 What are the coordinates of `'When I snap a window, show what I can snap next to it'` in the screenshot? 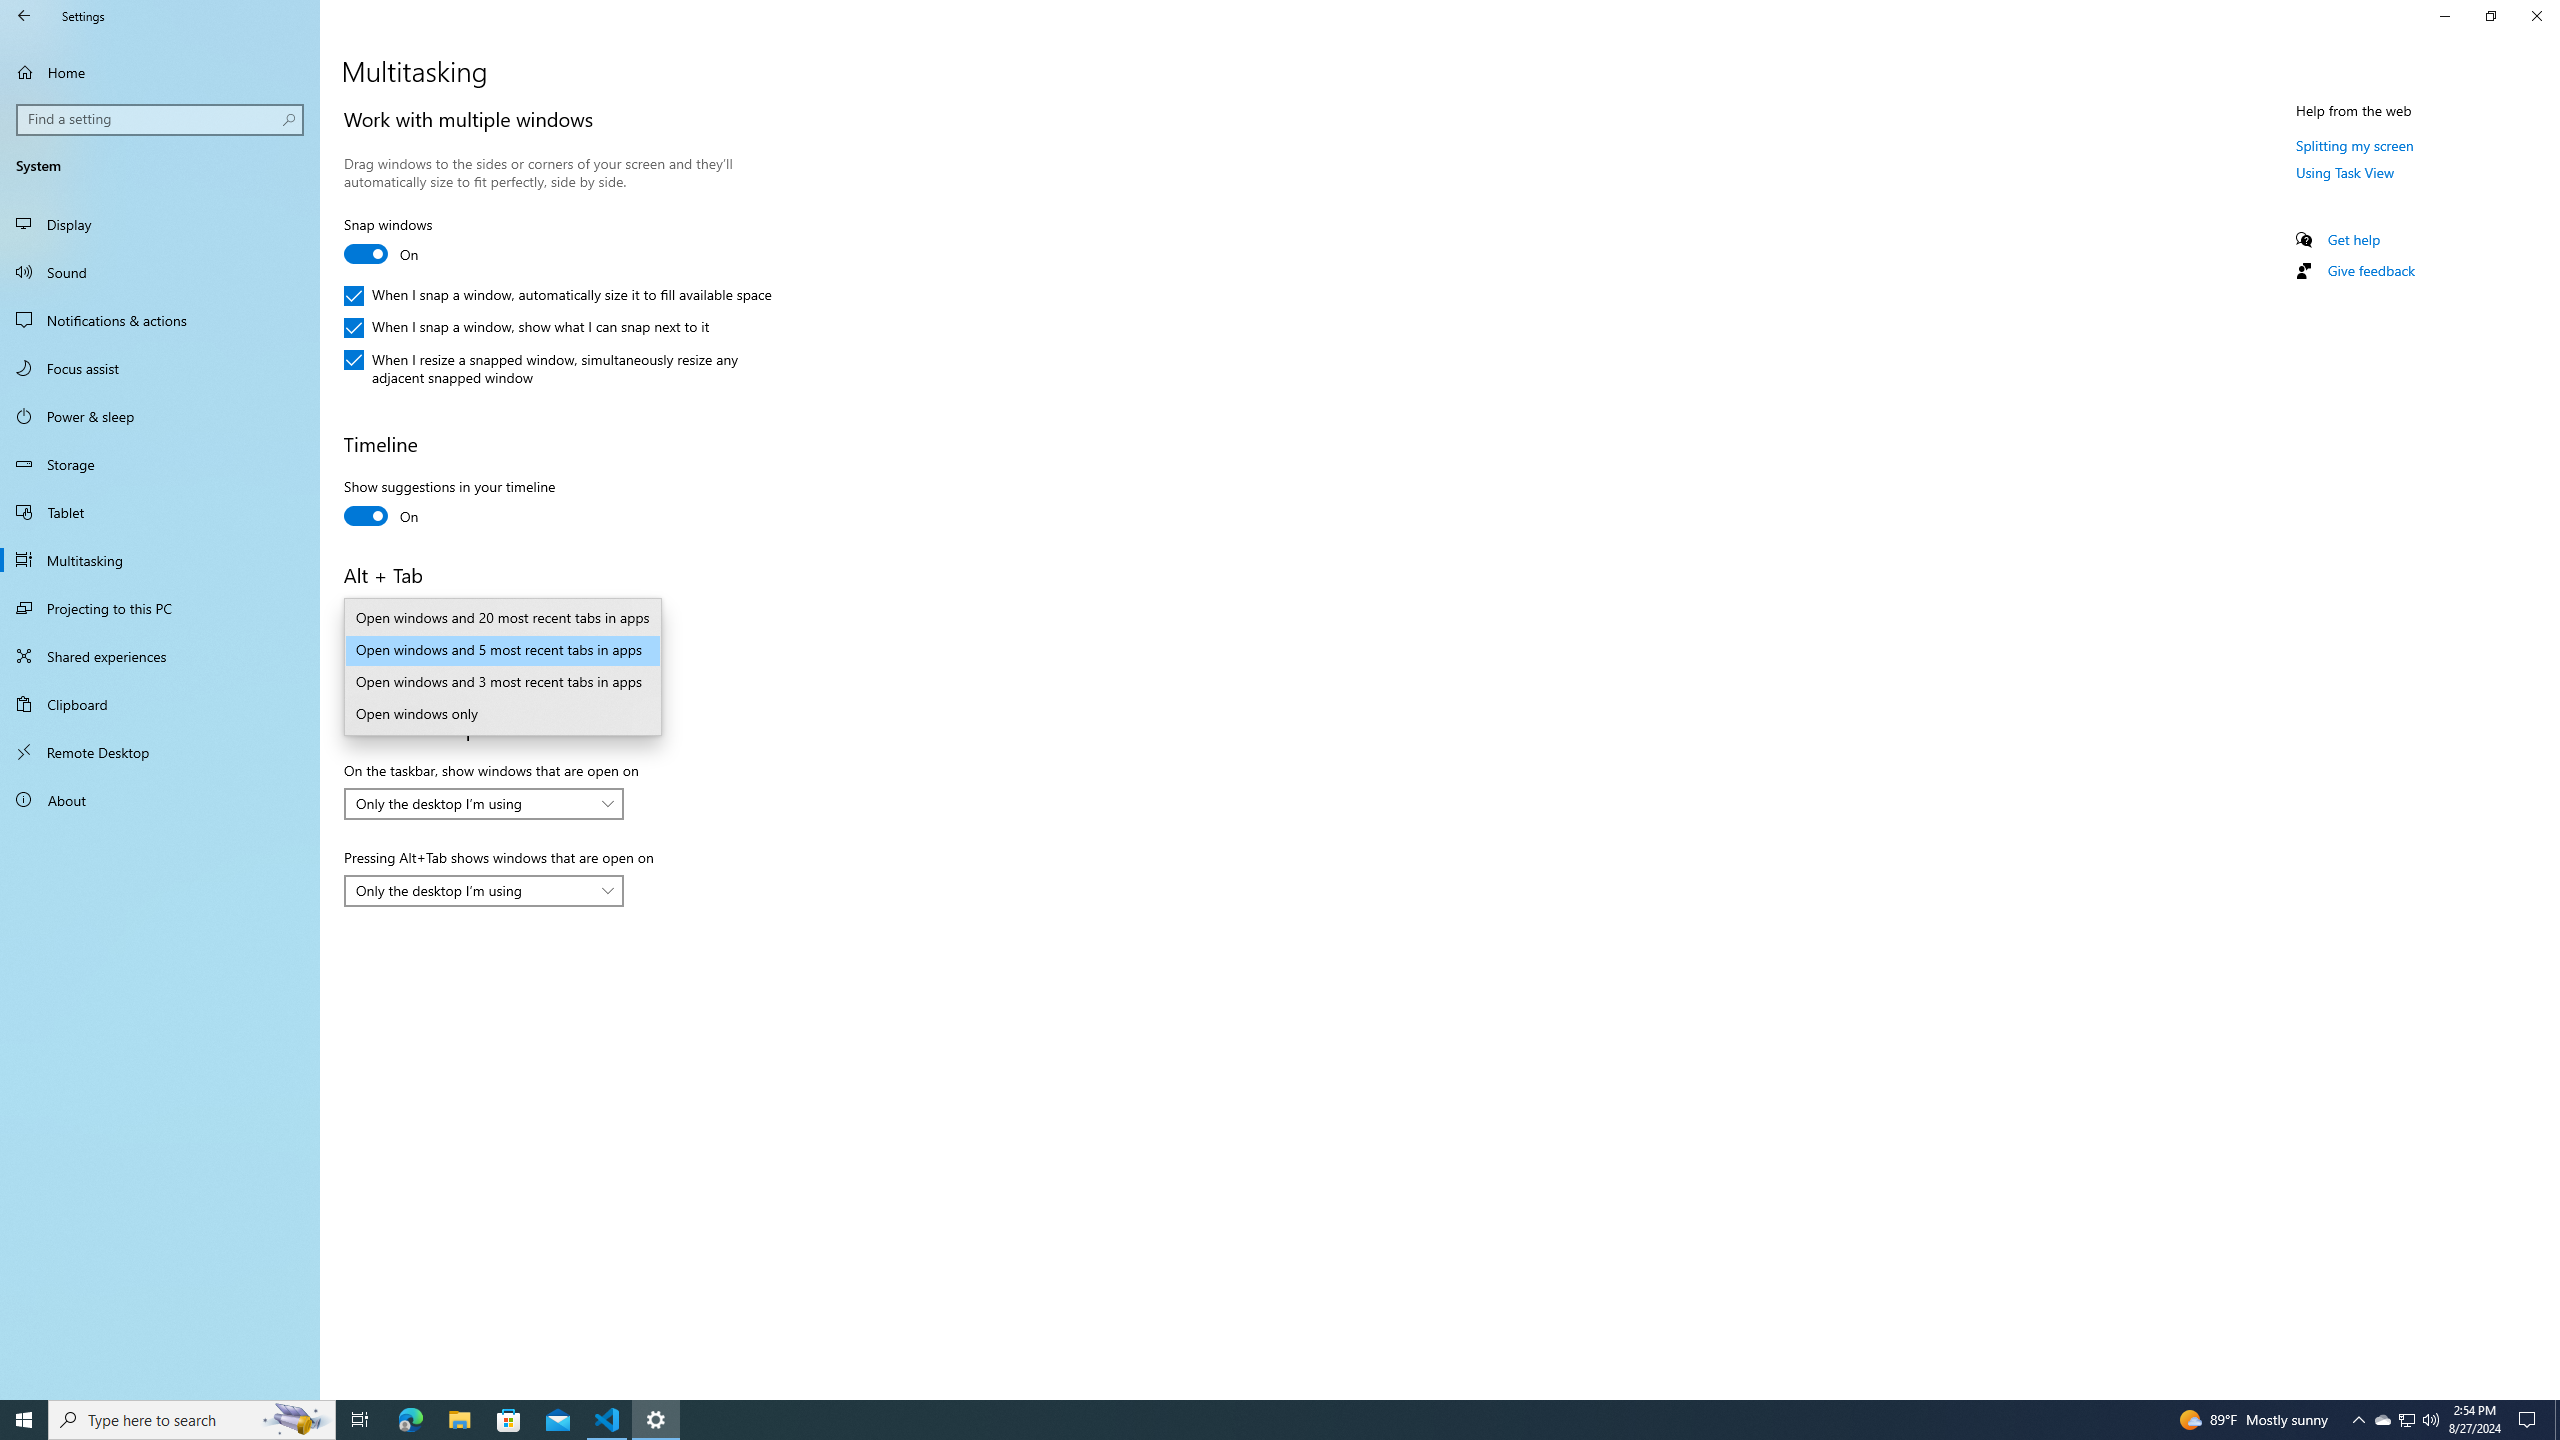 It's located at (525, 328).